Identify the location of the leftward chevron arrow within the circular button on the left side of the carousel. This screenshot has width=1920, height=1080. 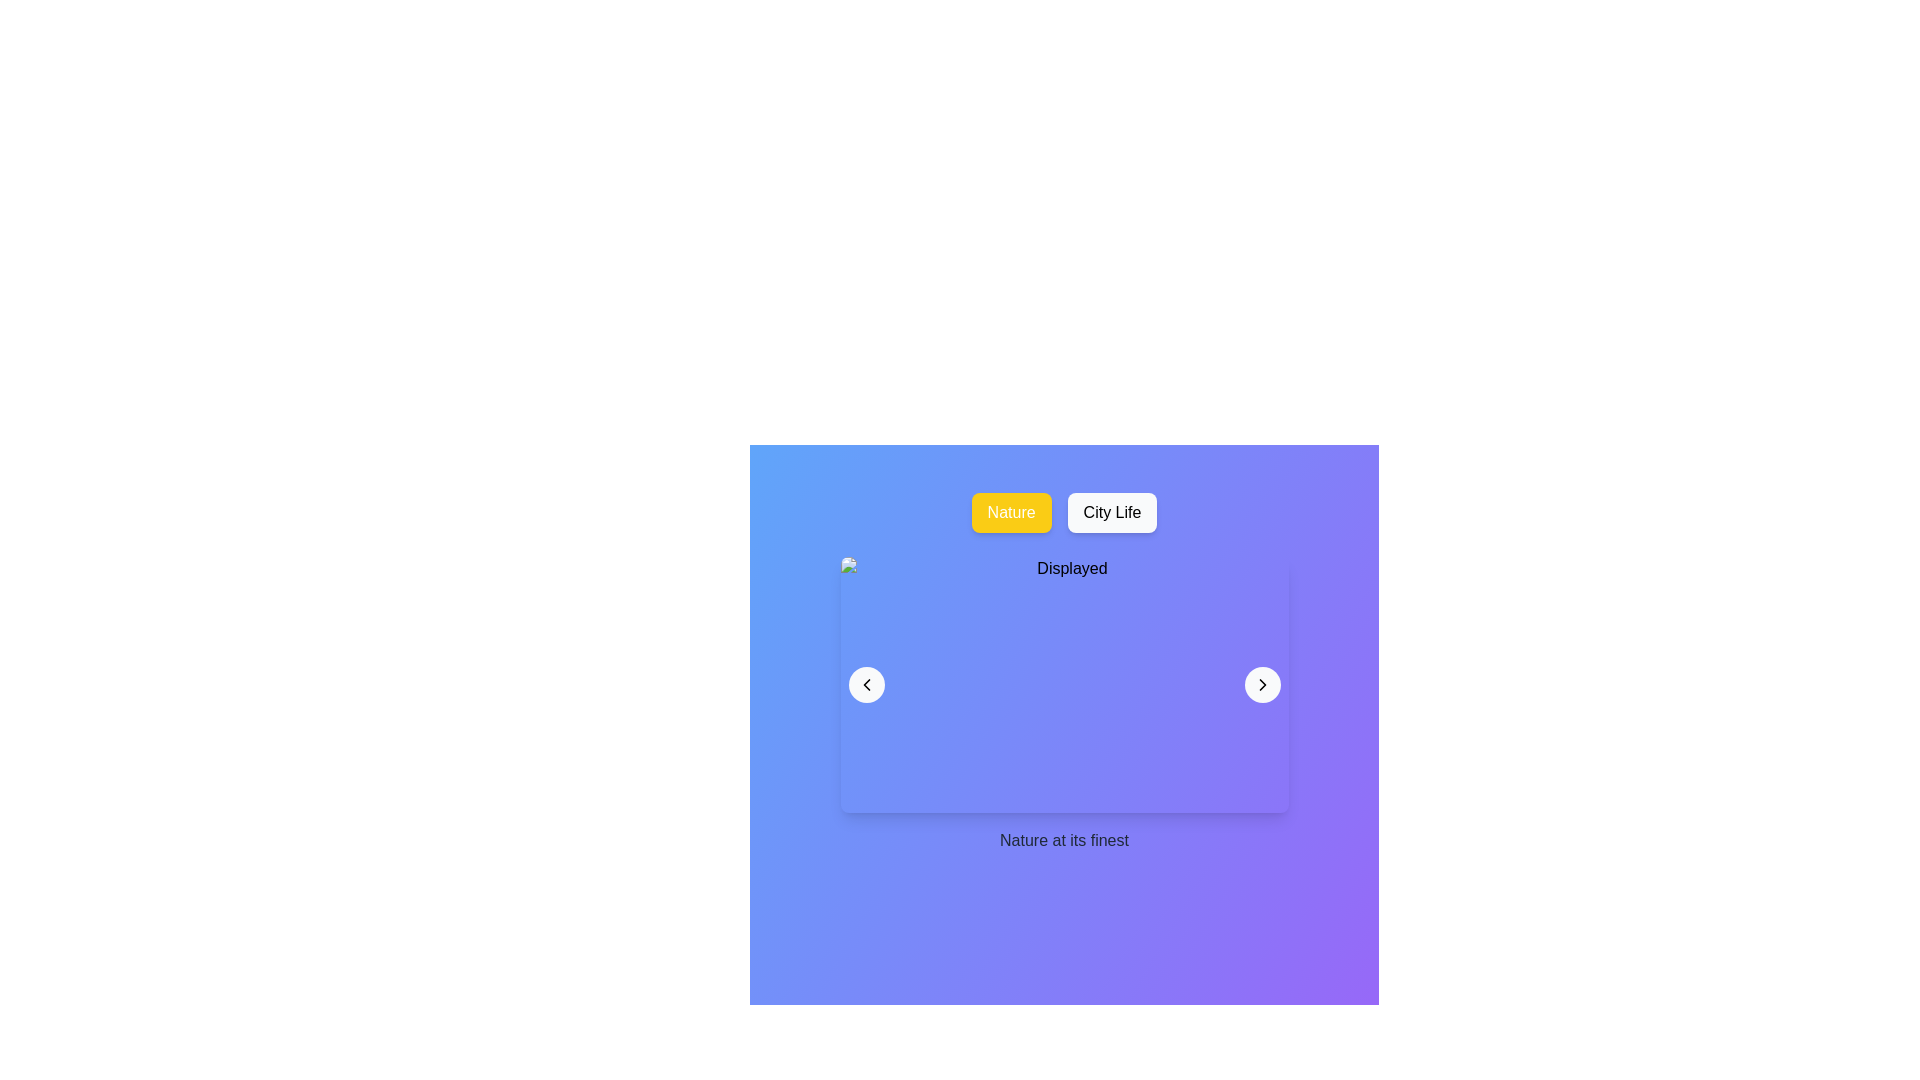
(866, 684).